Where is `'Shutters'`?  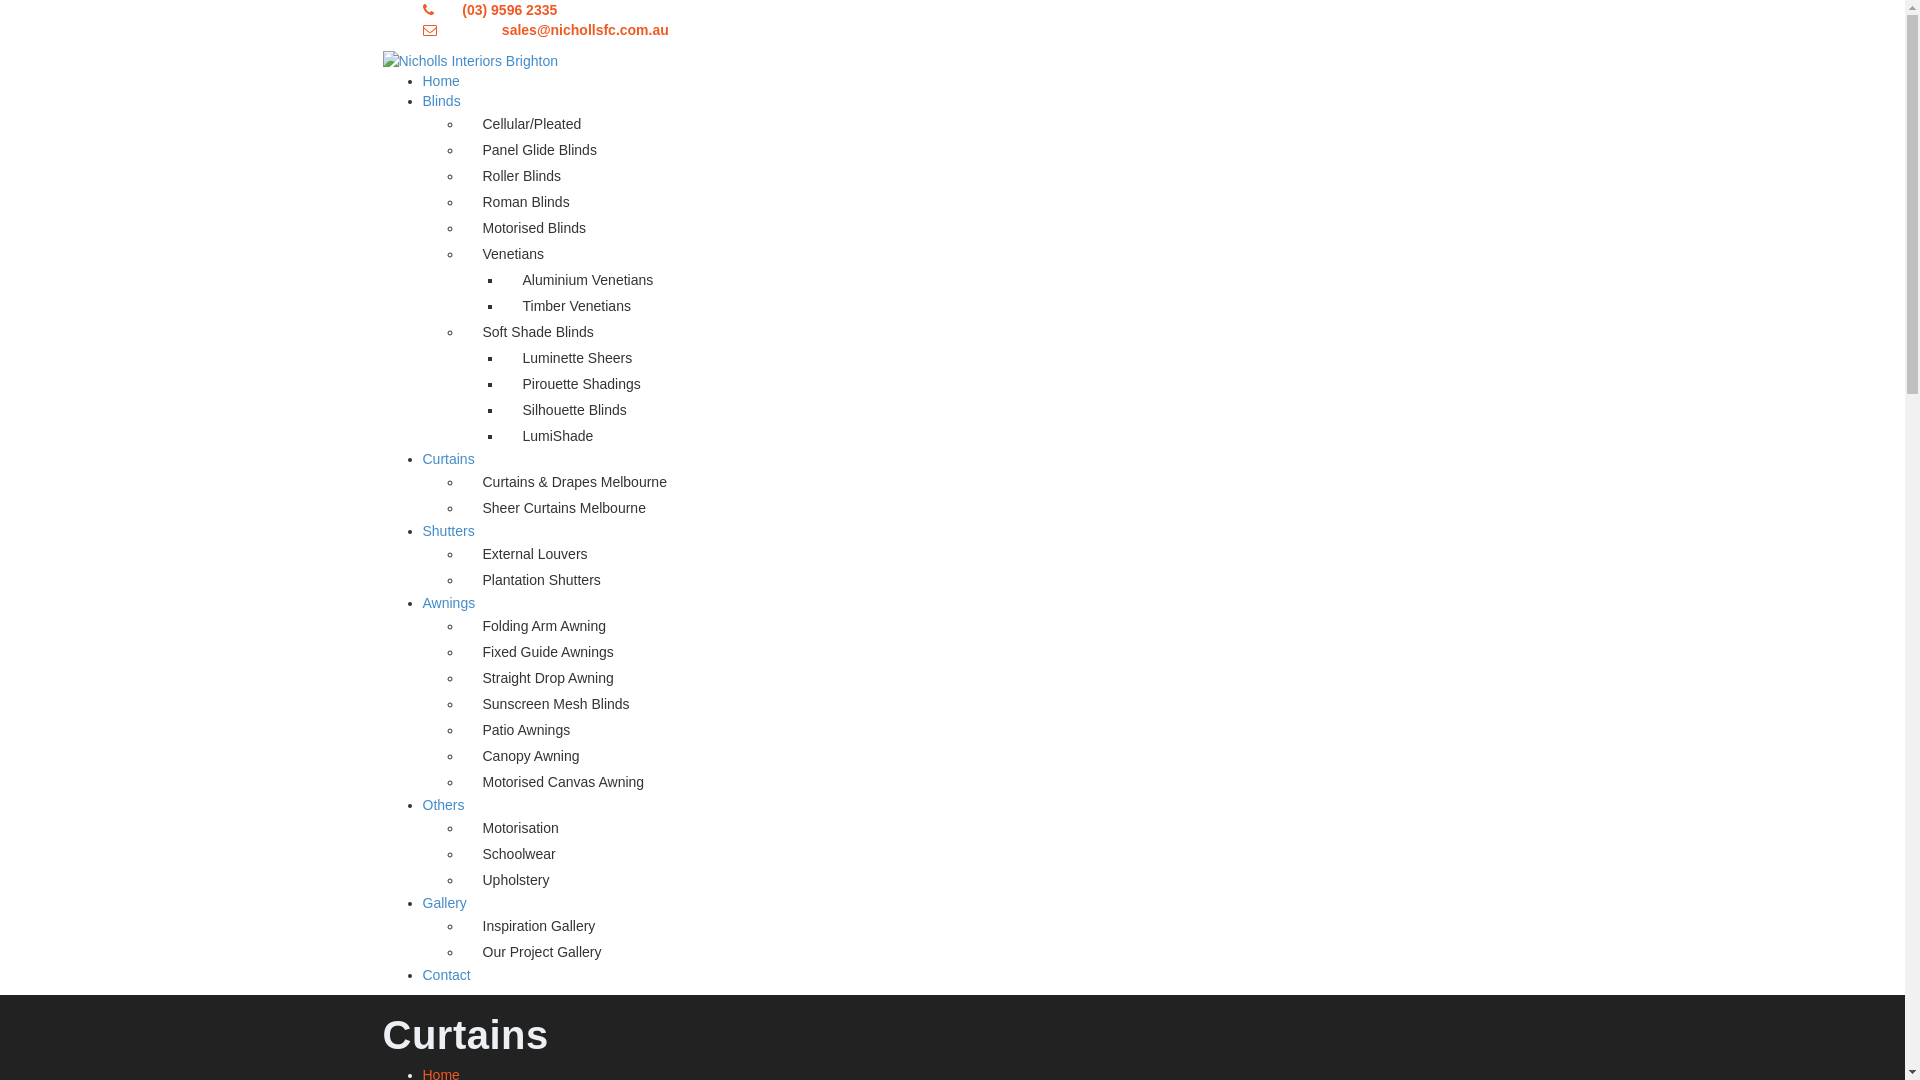
'Shutters' is located at coordinates (446, 530).